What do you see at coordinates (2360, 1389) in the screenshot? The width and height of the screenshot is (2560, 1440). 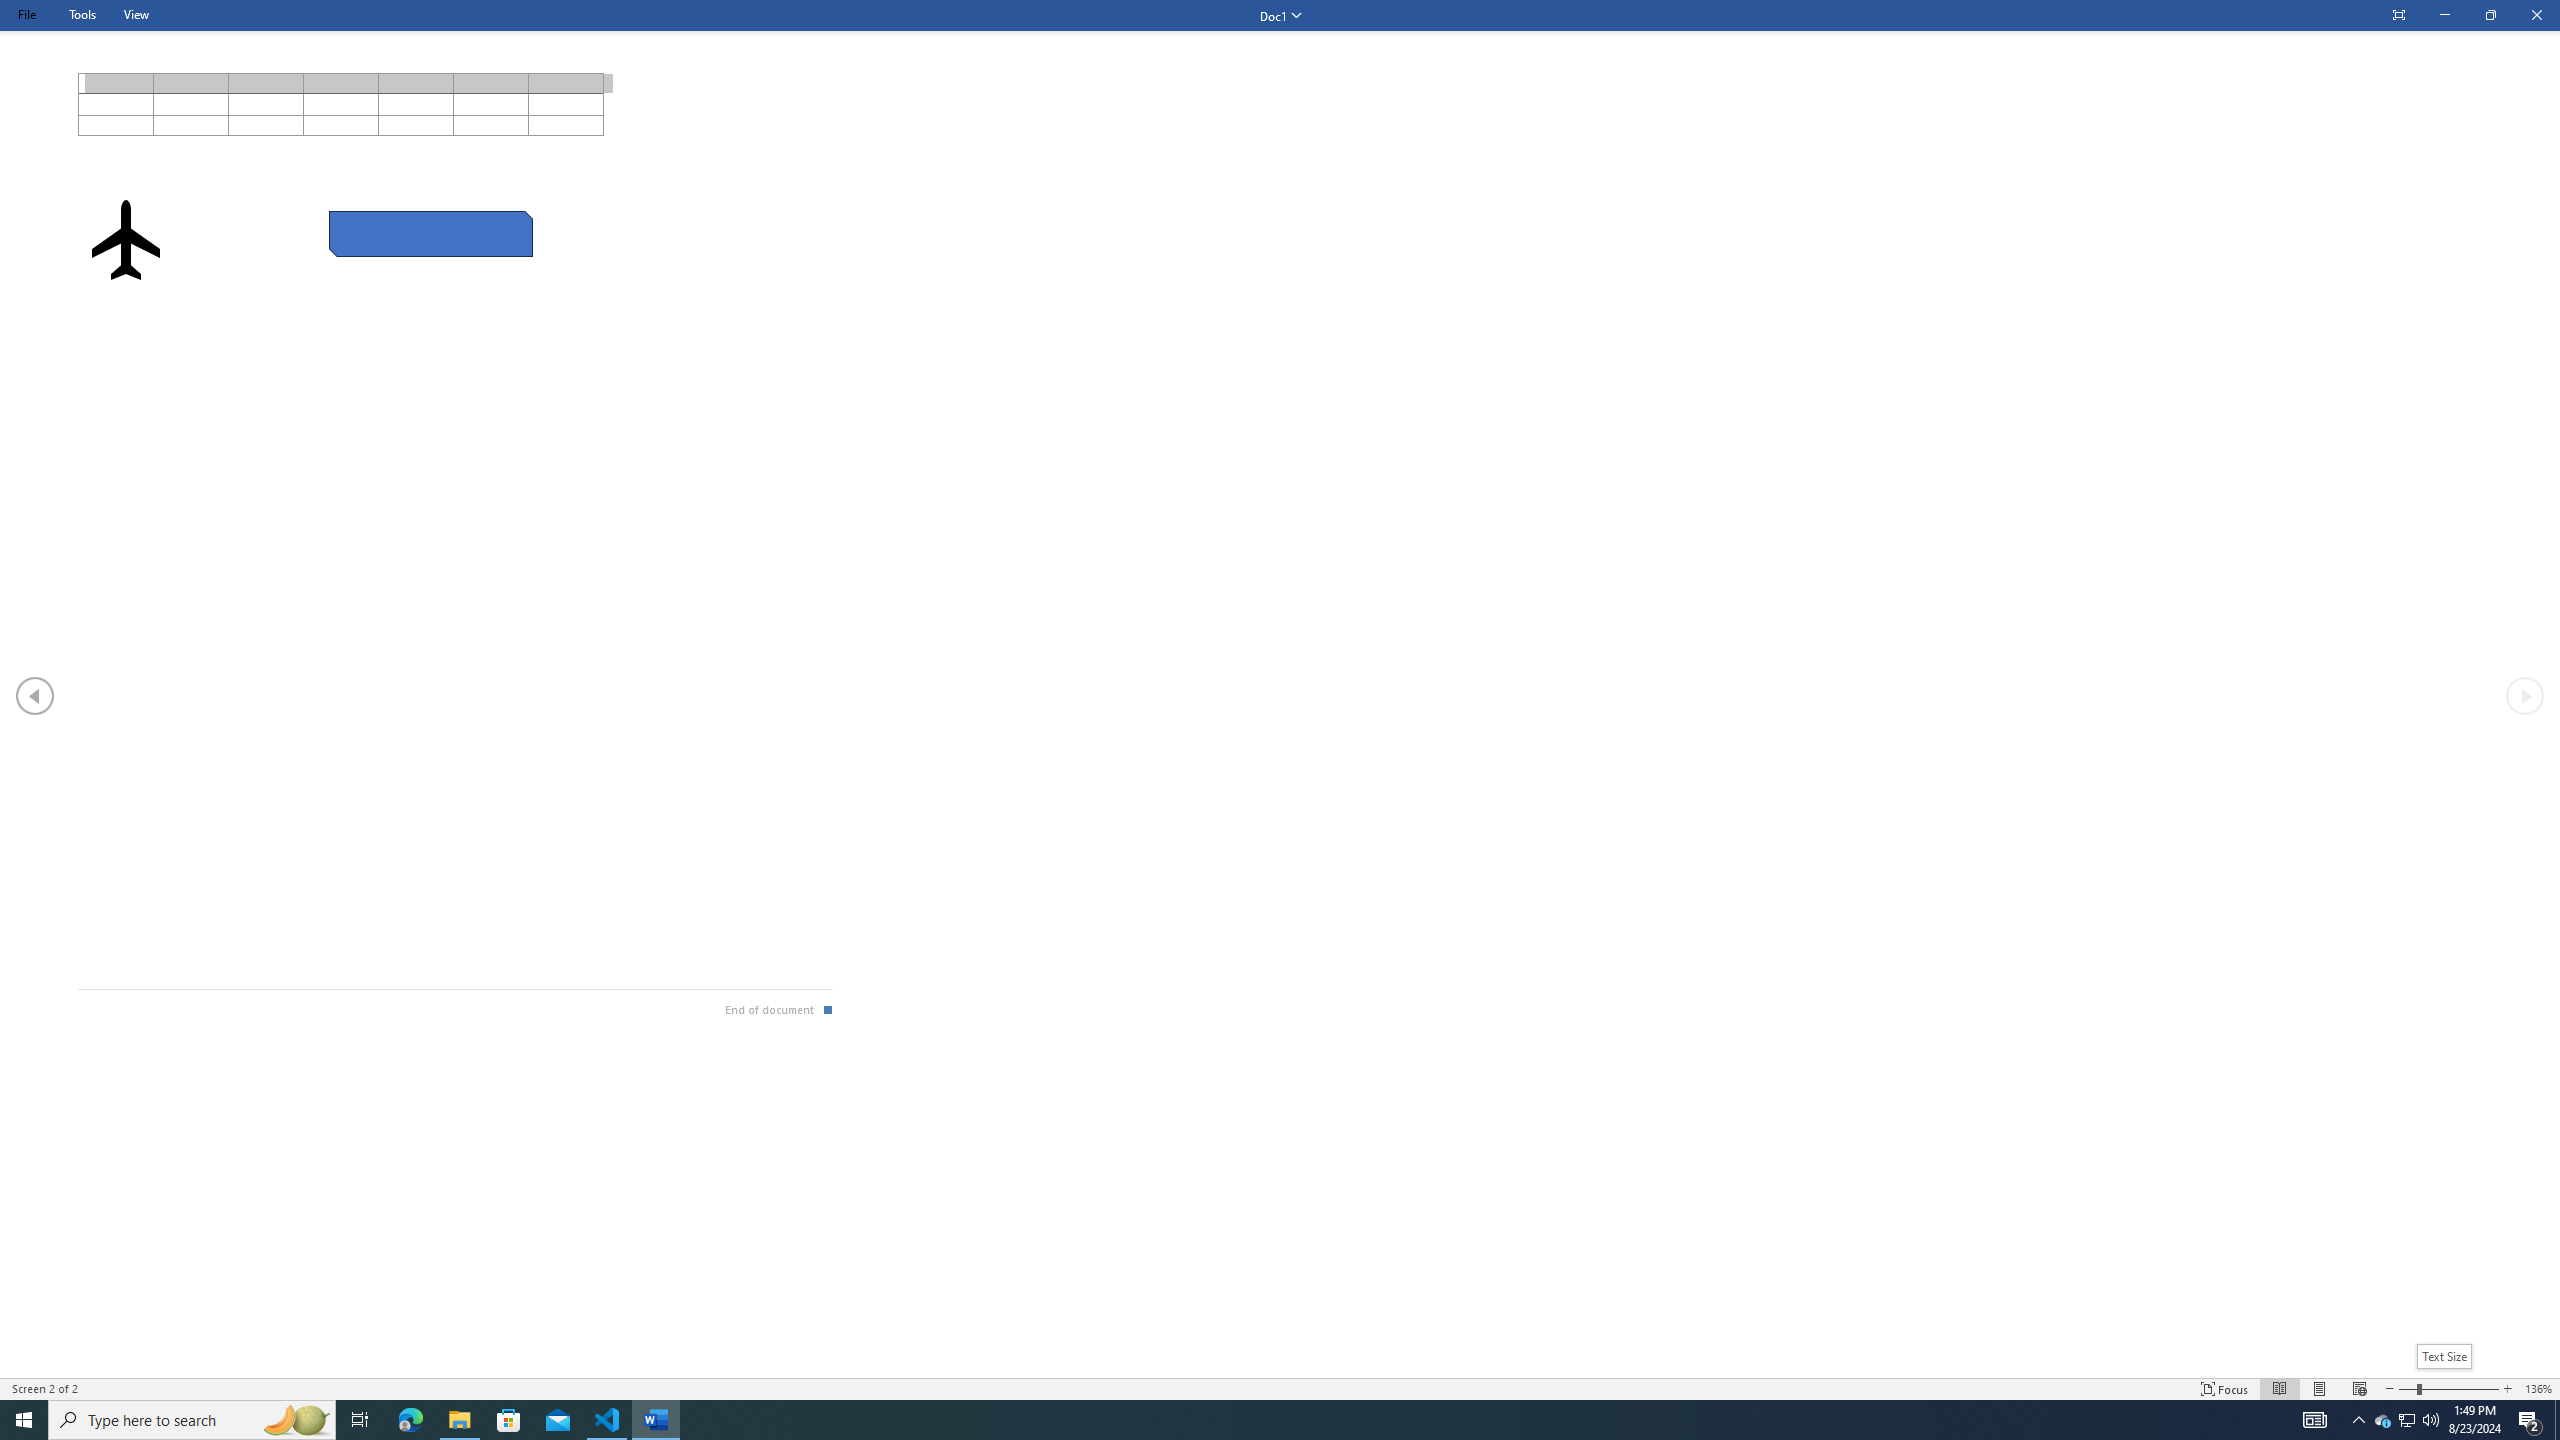 I see `'Web Layout'` at bounding box center [2360, 1389].